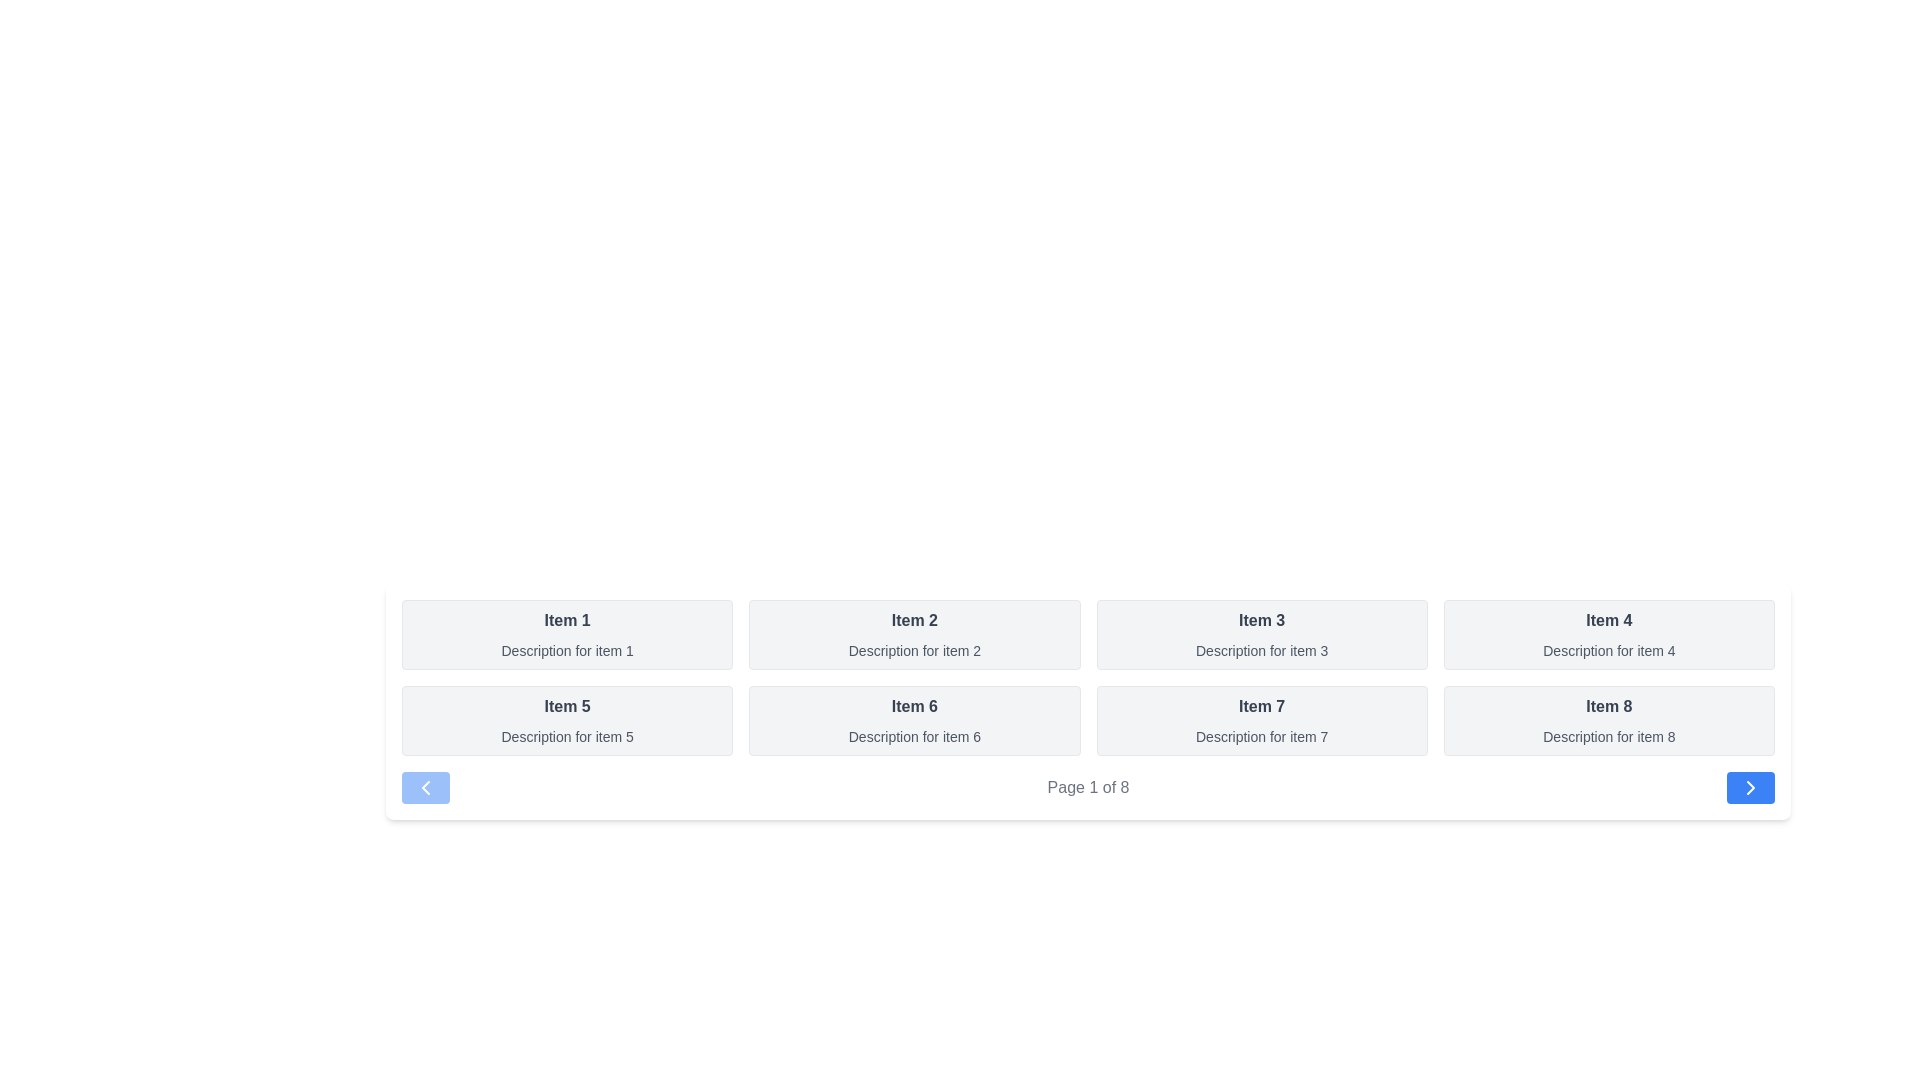  Describe the element at coordinates (1750, 786) in the screenshot. I see `the right-facing chevron icon located within the blue button` at that location.